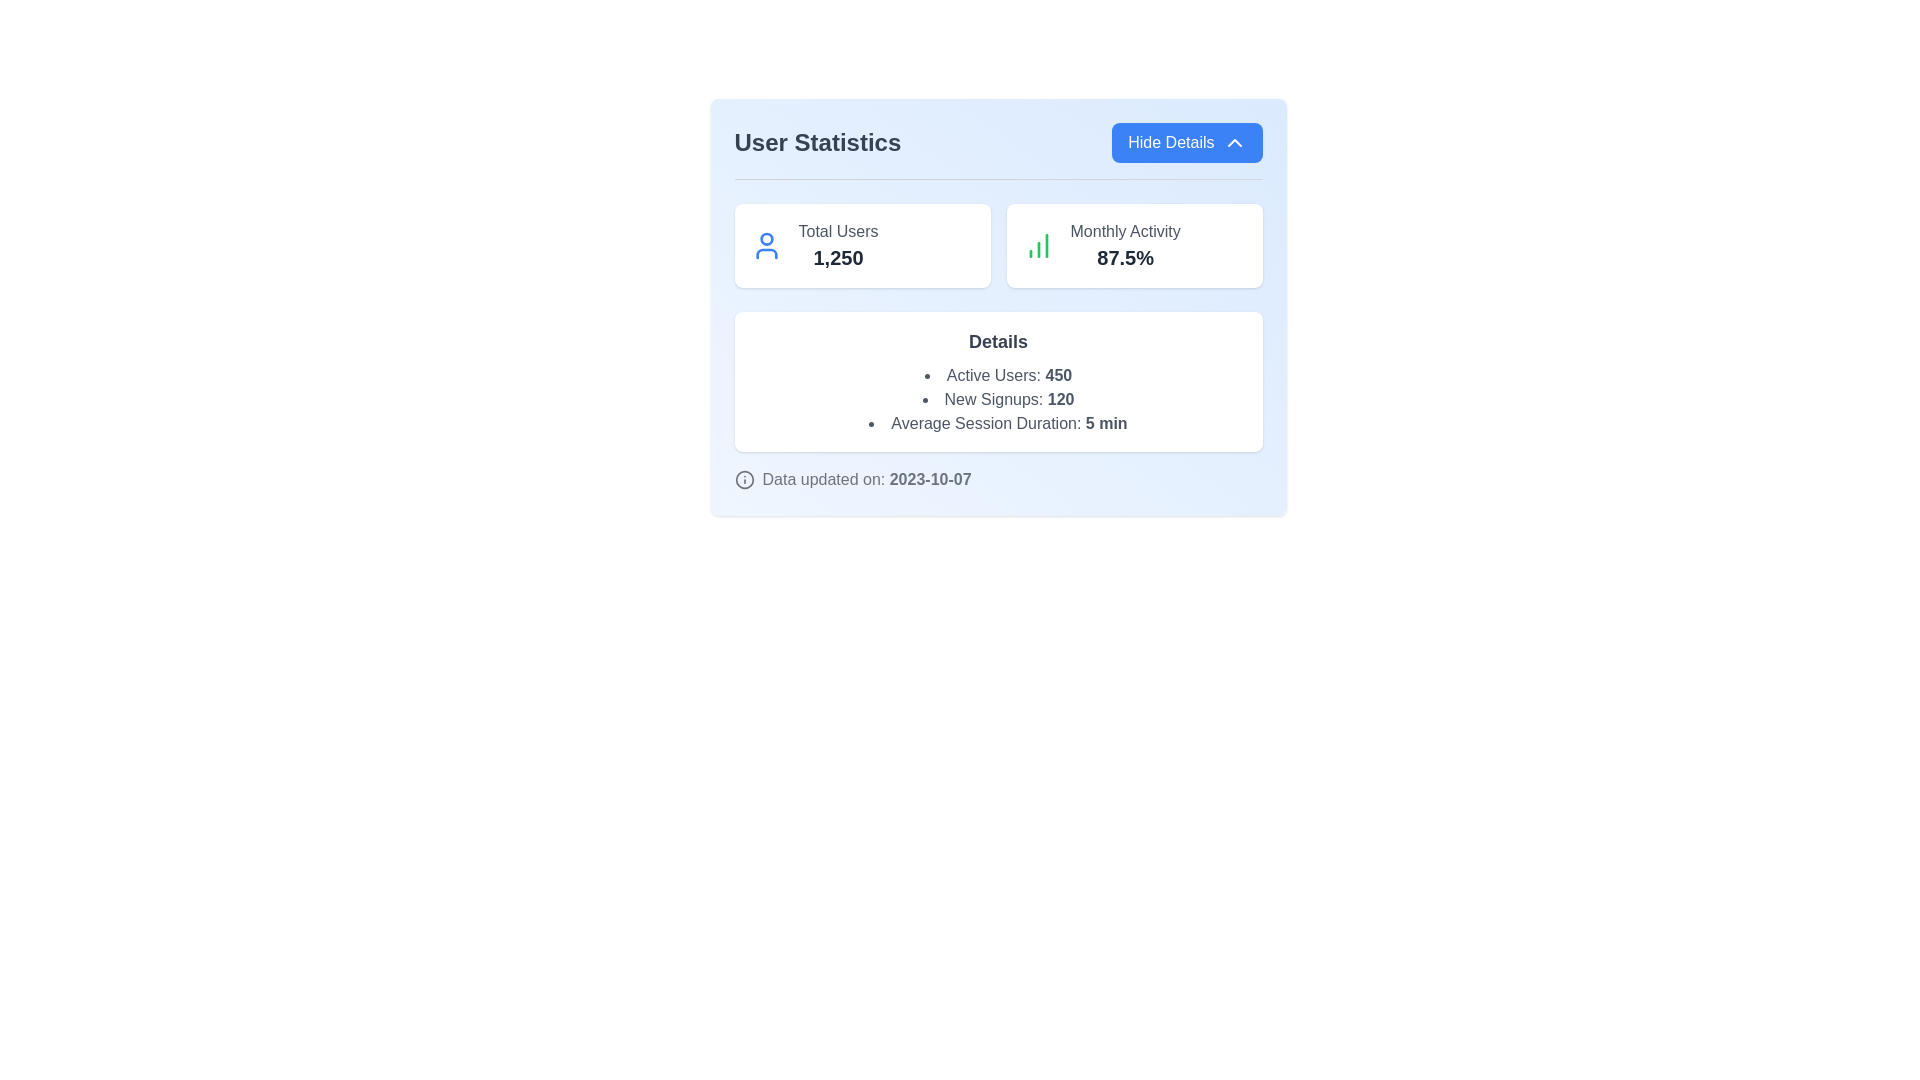  What do you see at coordinates (1060, 399) in the screenshot?
I see `the bold numeric text displaying '120' that is part of the 'New Signups:' statistic in the 'Details' section` at bounding box center [1060, 399].